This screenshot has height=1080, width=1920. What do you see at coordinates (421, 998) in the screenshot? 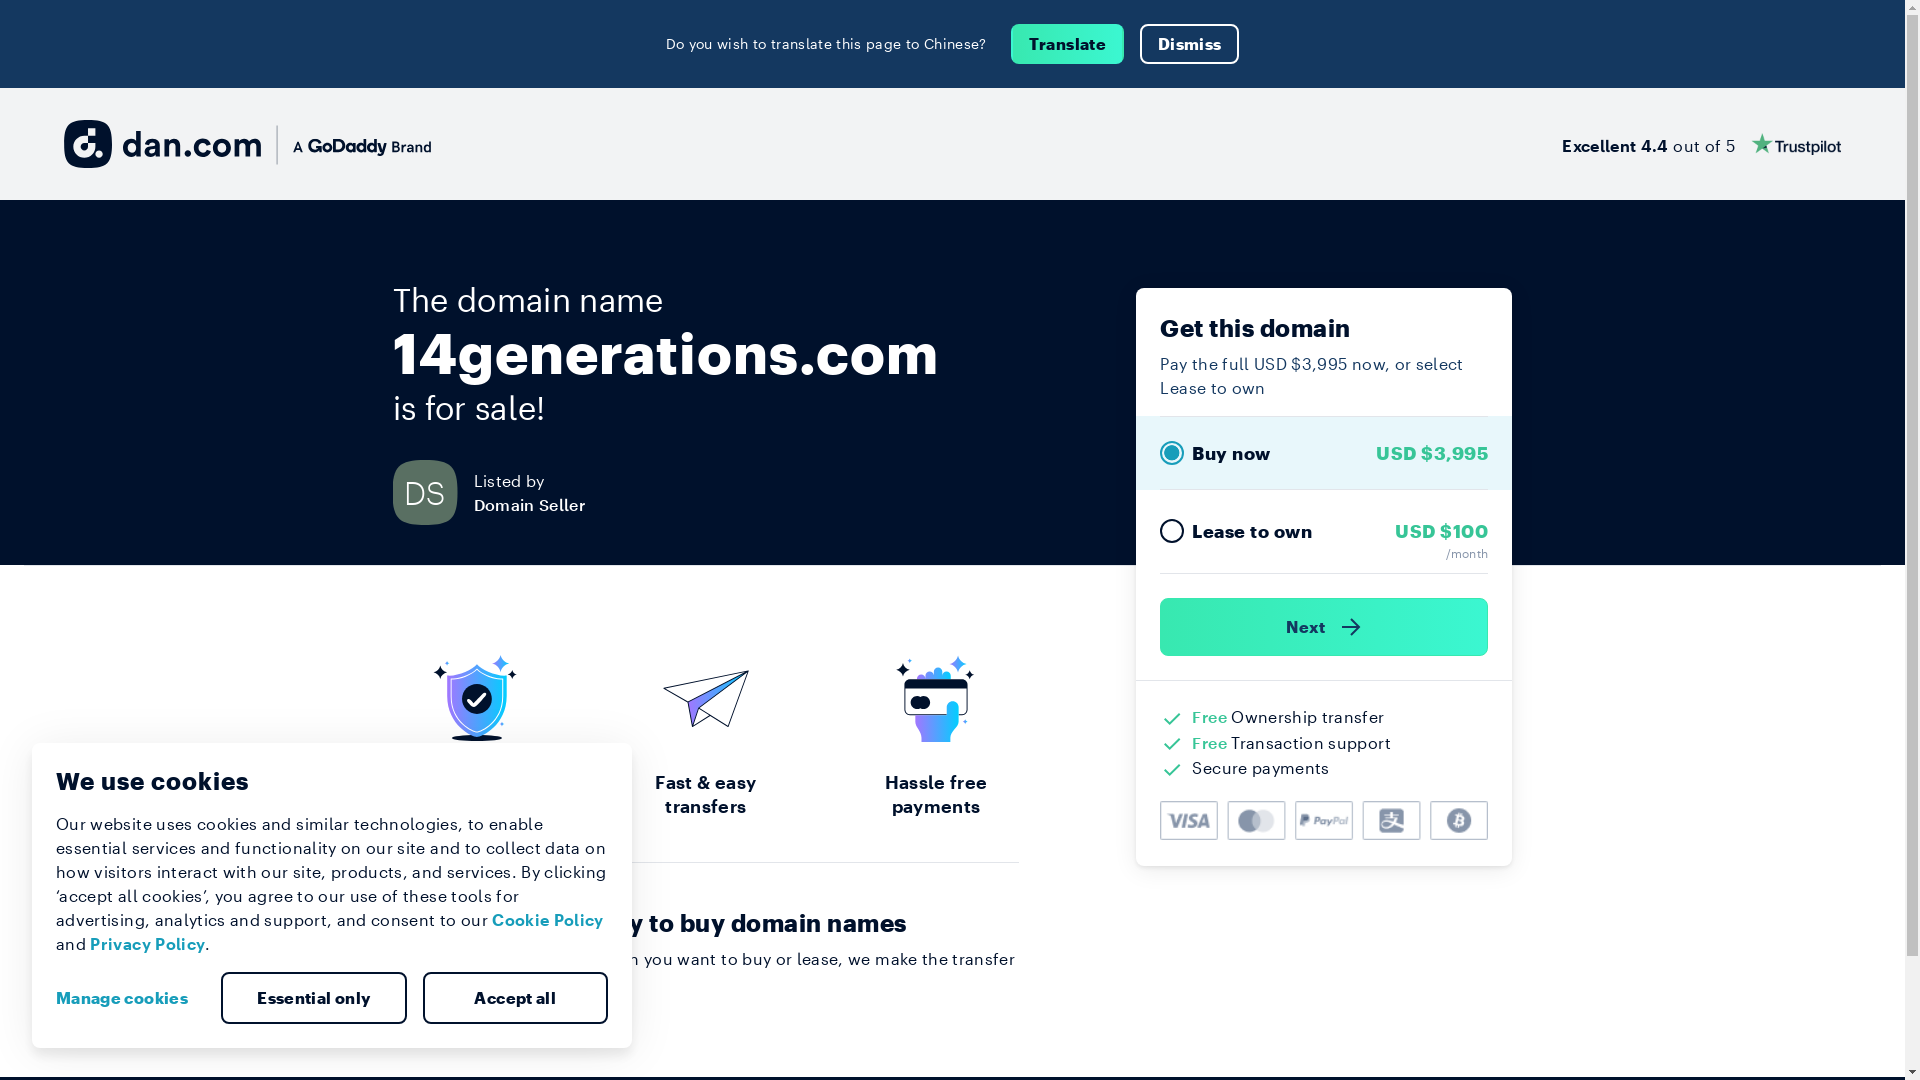
I see `'Accept all'` at bounding box center [421, 998].